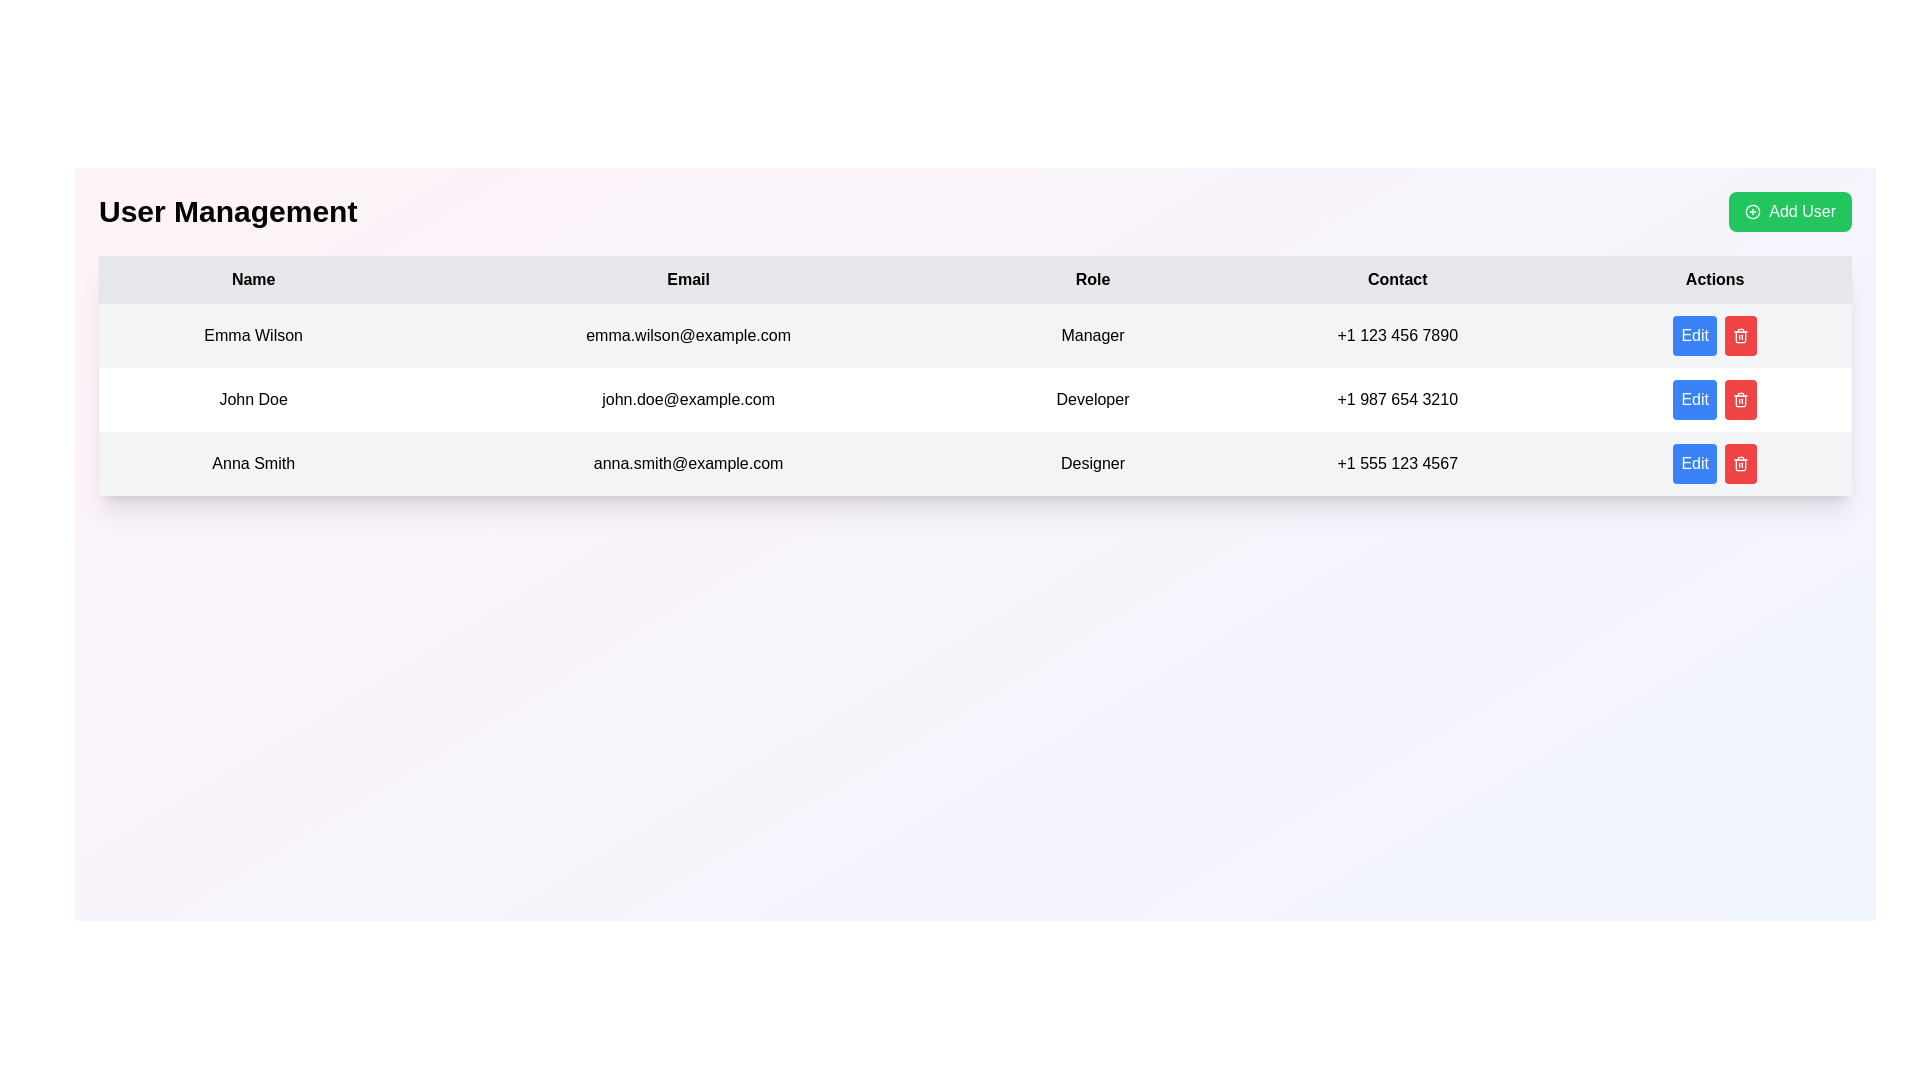 The image size is (1920, 1080). Describe the element at coordinates (1714, 280) in the screenshot. I see `the column header in the table that indicates action buttons for each row, positioned at the far right of the header row` at that location.